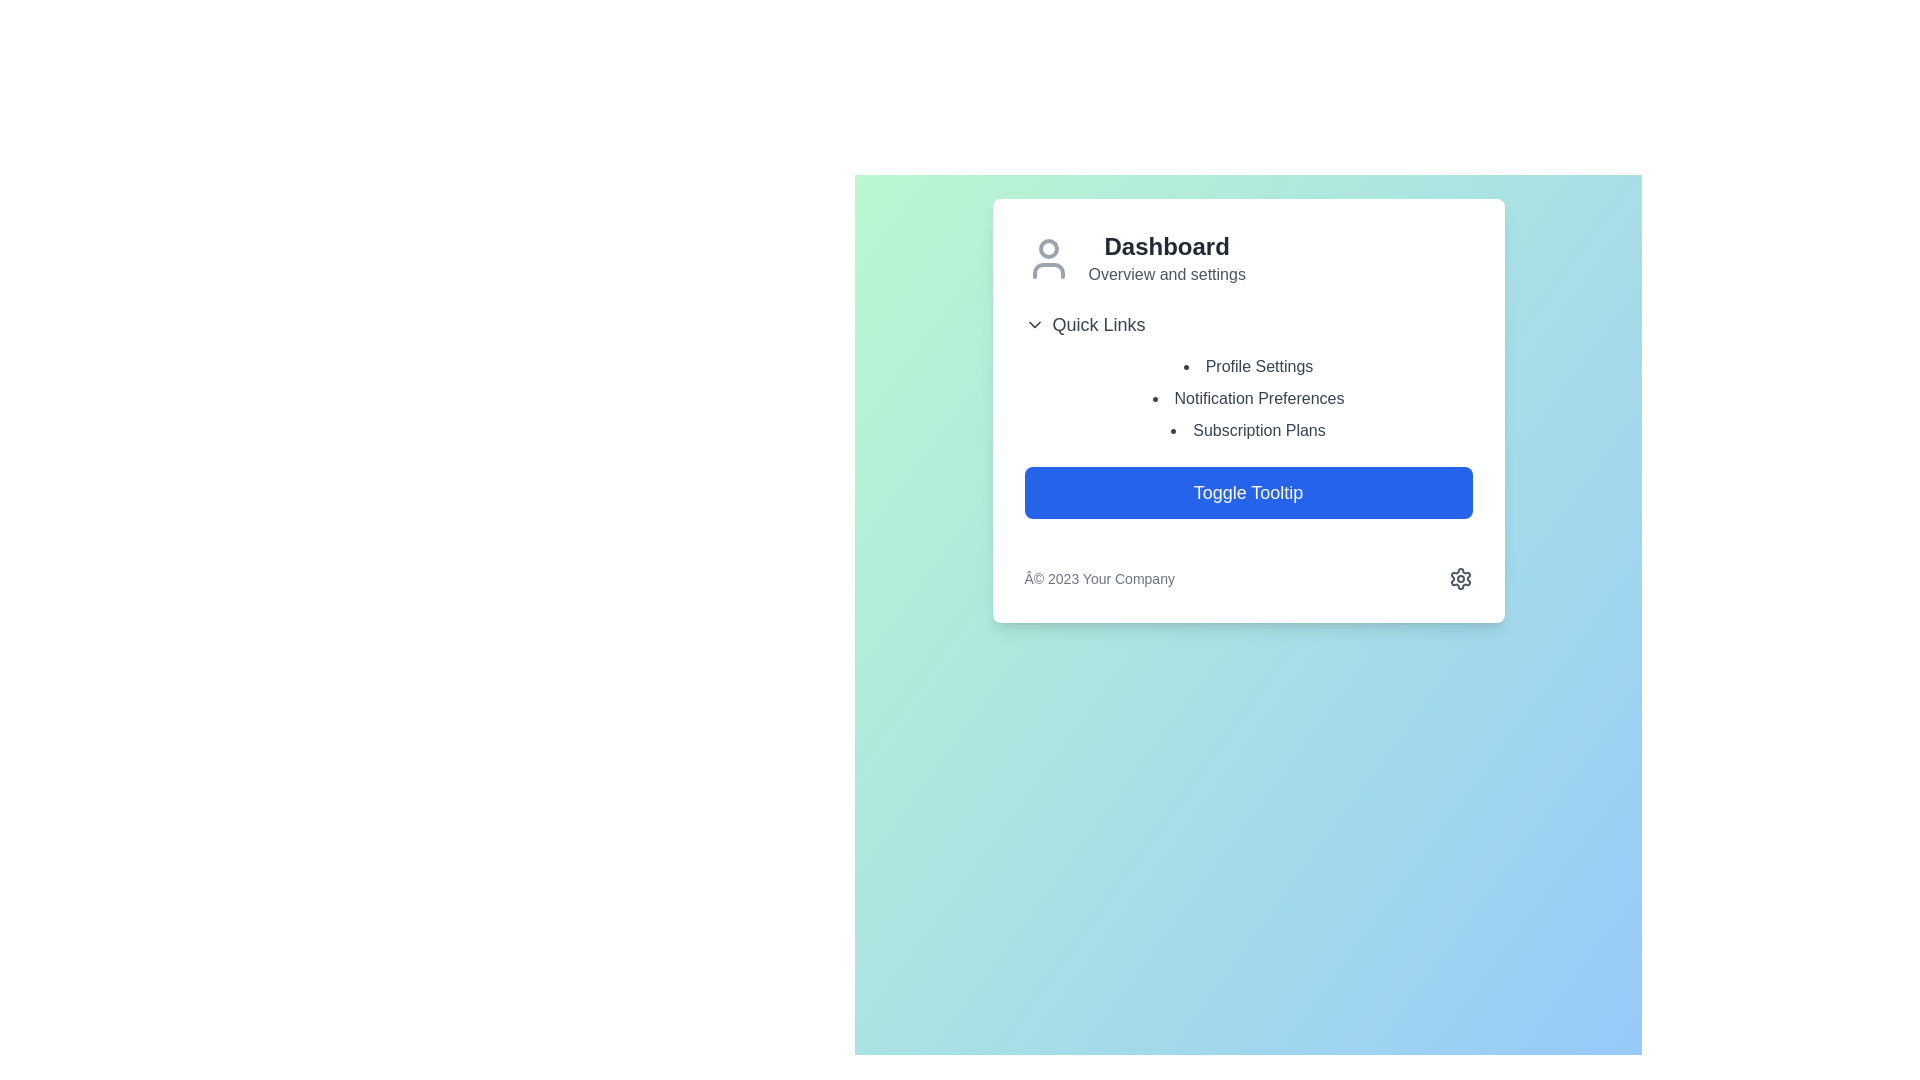  Describe the element at coordinates (1460, 578) in the screenshot. I see `the settings icon located at the bottom-right corner of the interface, which serves as a graphical representation for accessing settings or configuration options` at that location.